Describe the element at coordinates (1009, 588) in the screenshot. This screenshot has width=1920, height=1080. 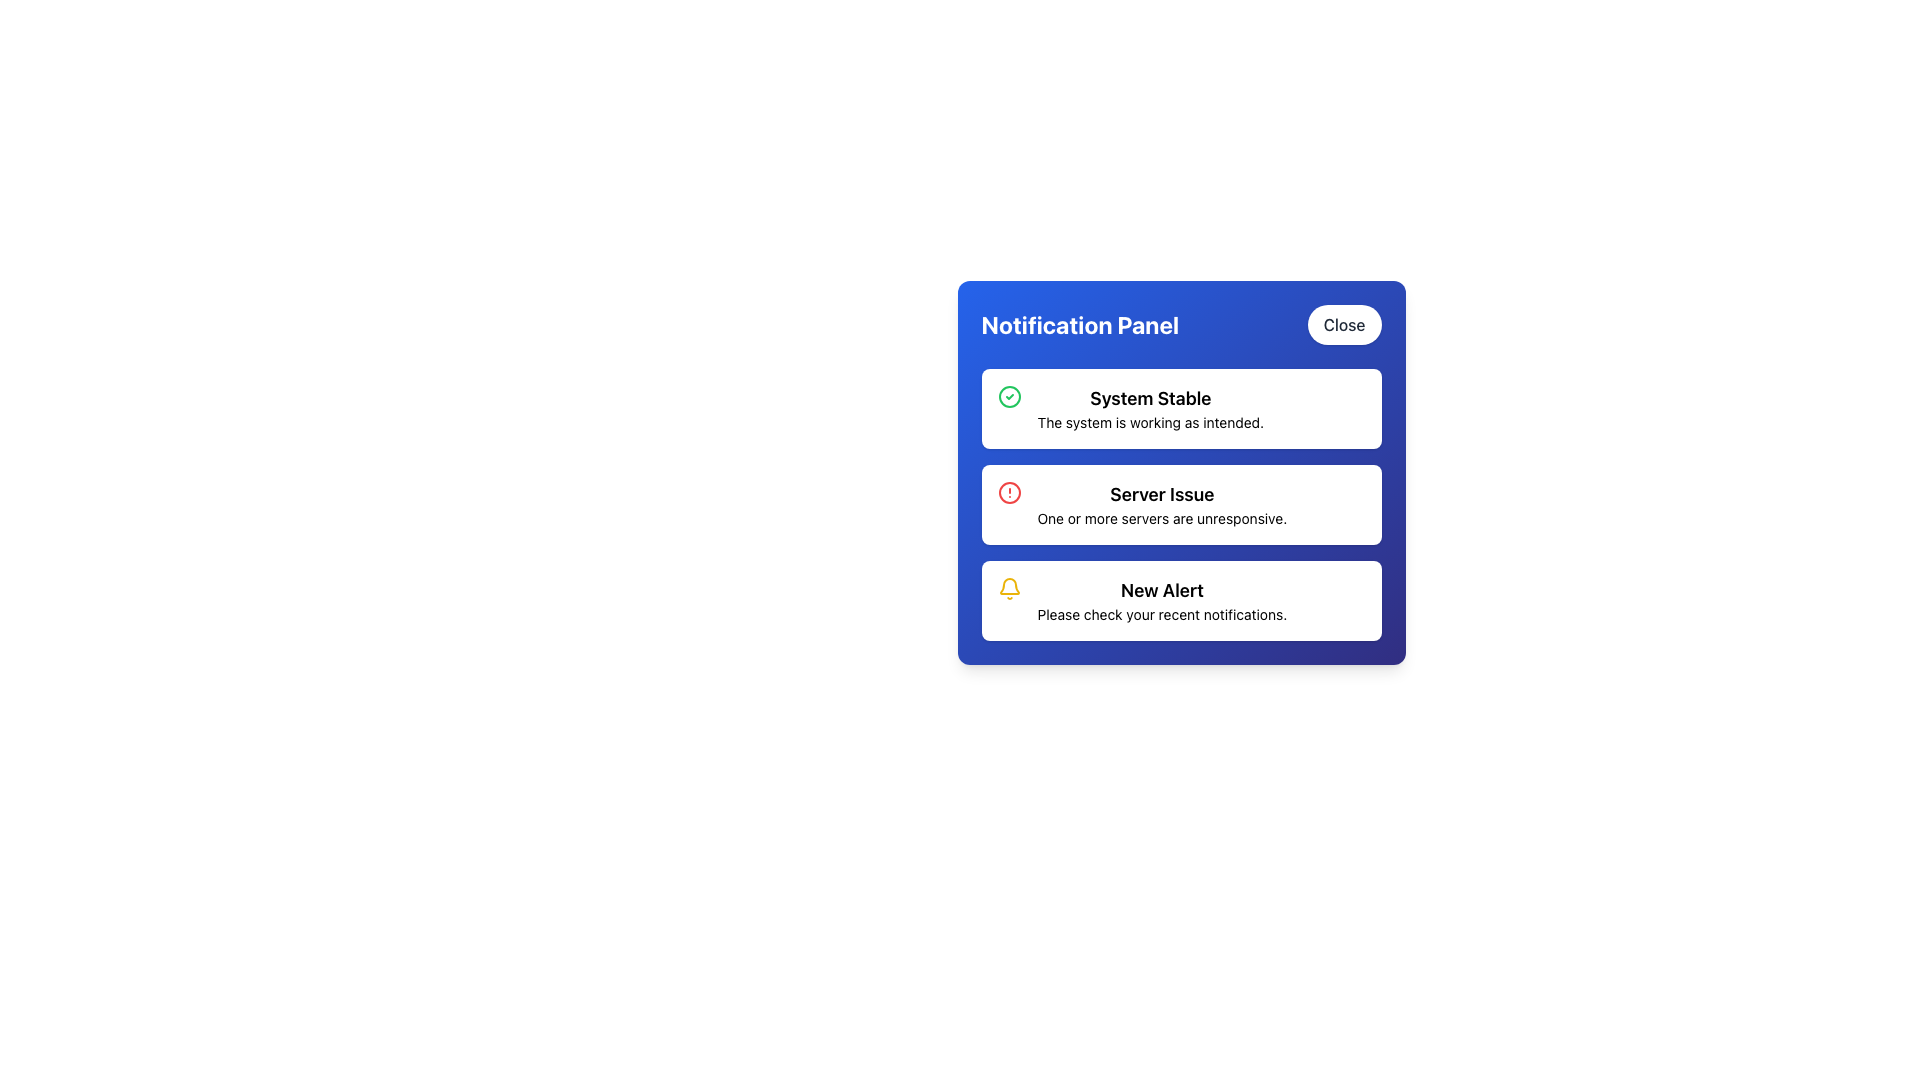
I see `the notification icon within the 'New Alert' card, located at the top left corner of the card, which represents alerts or notifications` at that location.